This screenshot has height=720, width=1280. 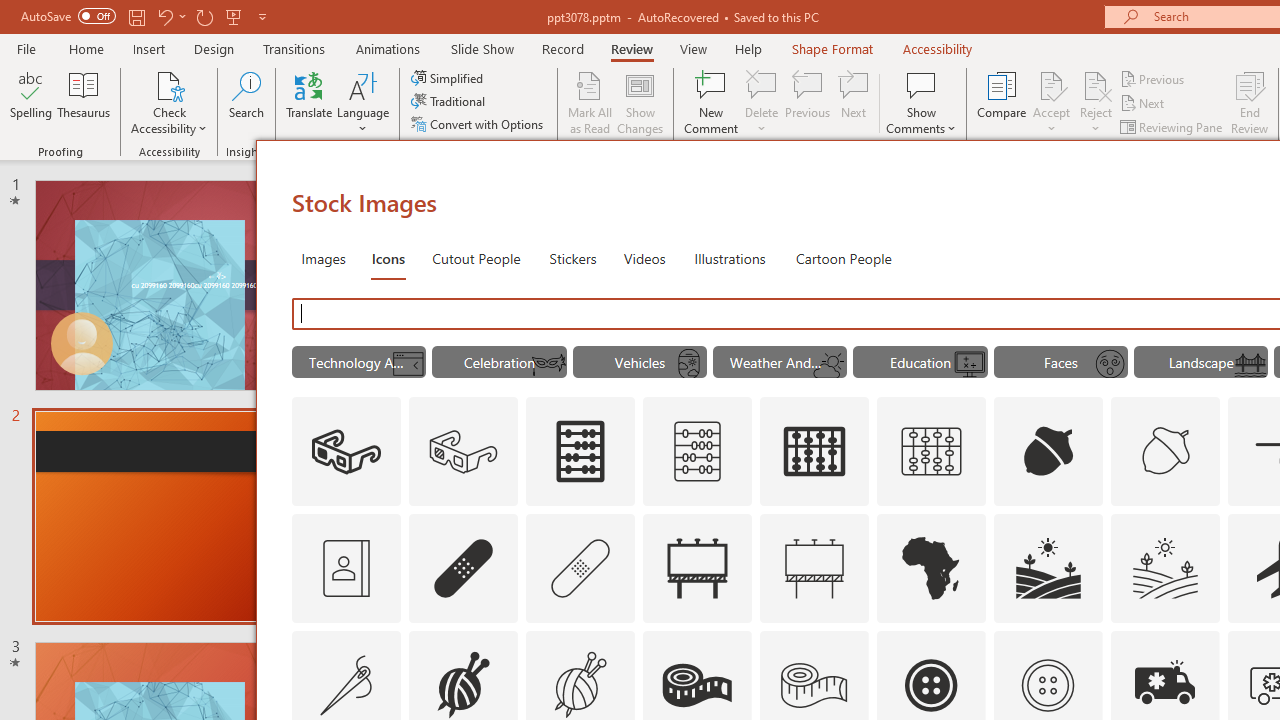 I want to click on '"Technology And Electronics" Icons.', so click(x=359, y=362).